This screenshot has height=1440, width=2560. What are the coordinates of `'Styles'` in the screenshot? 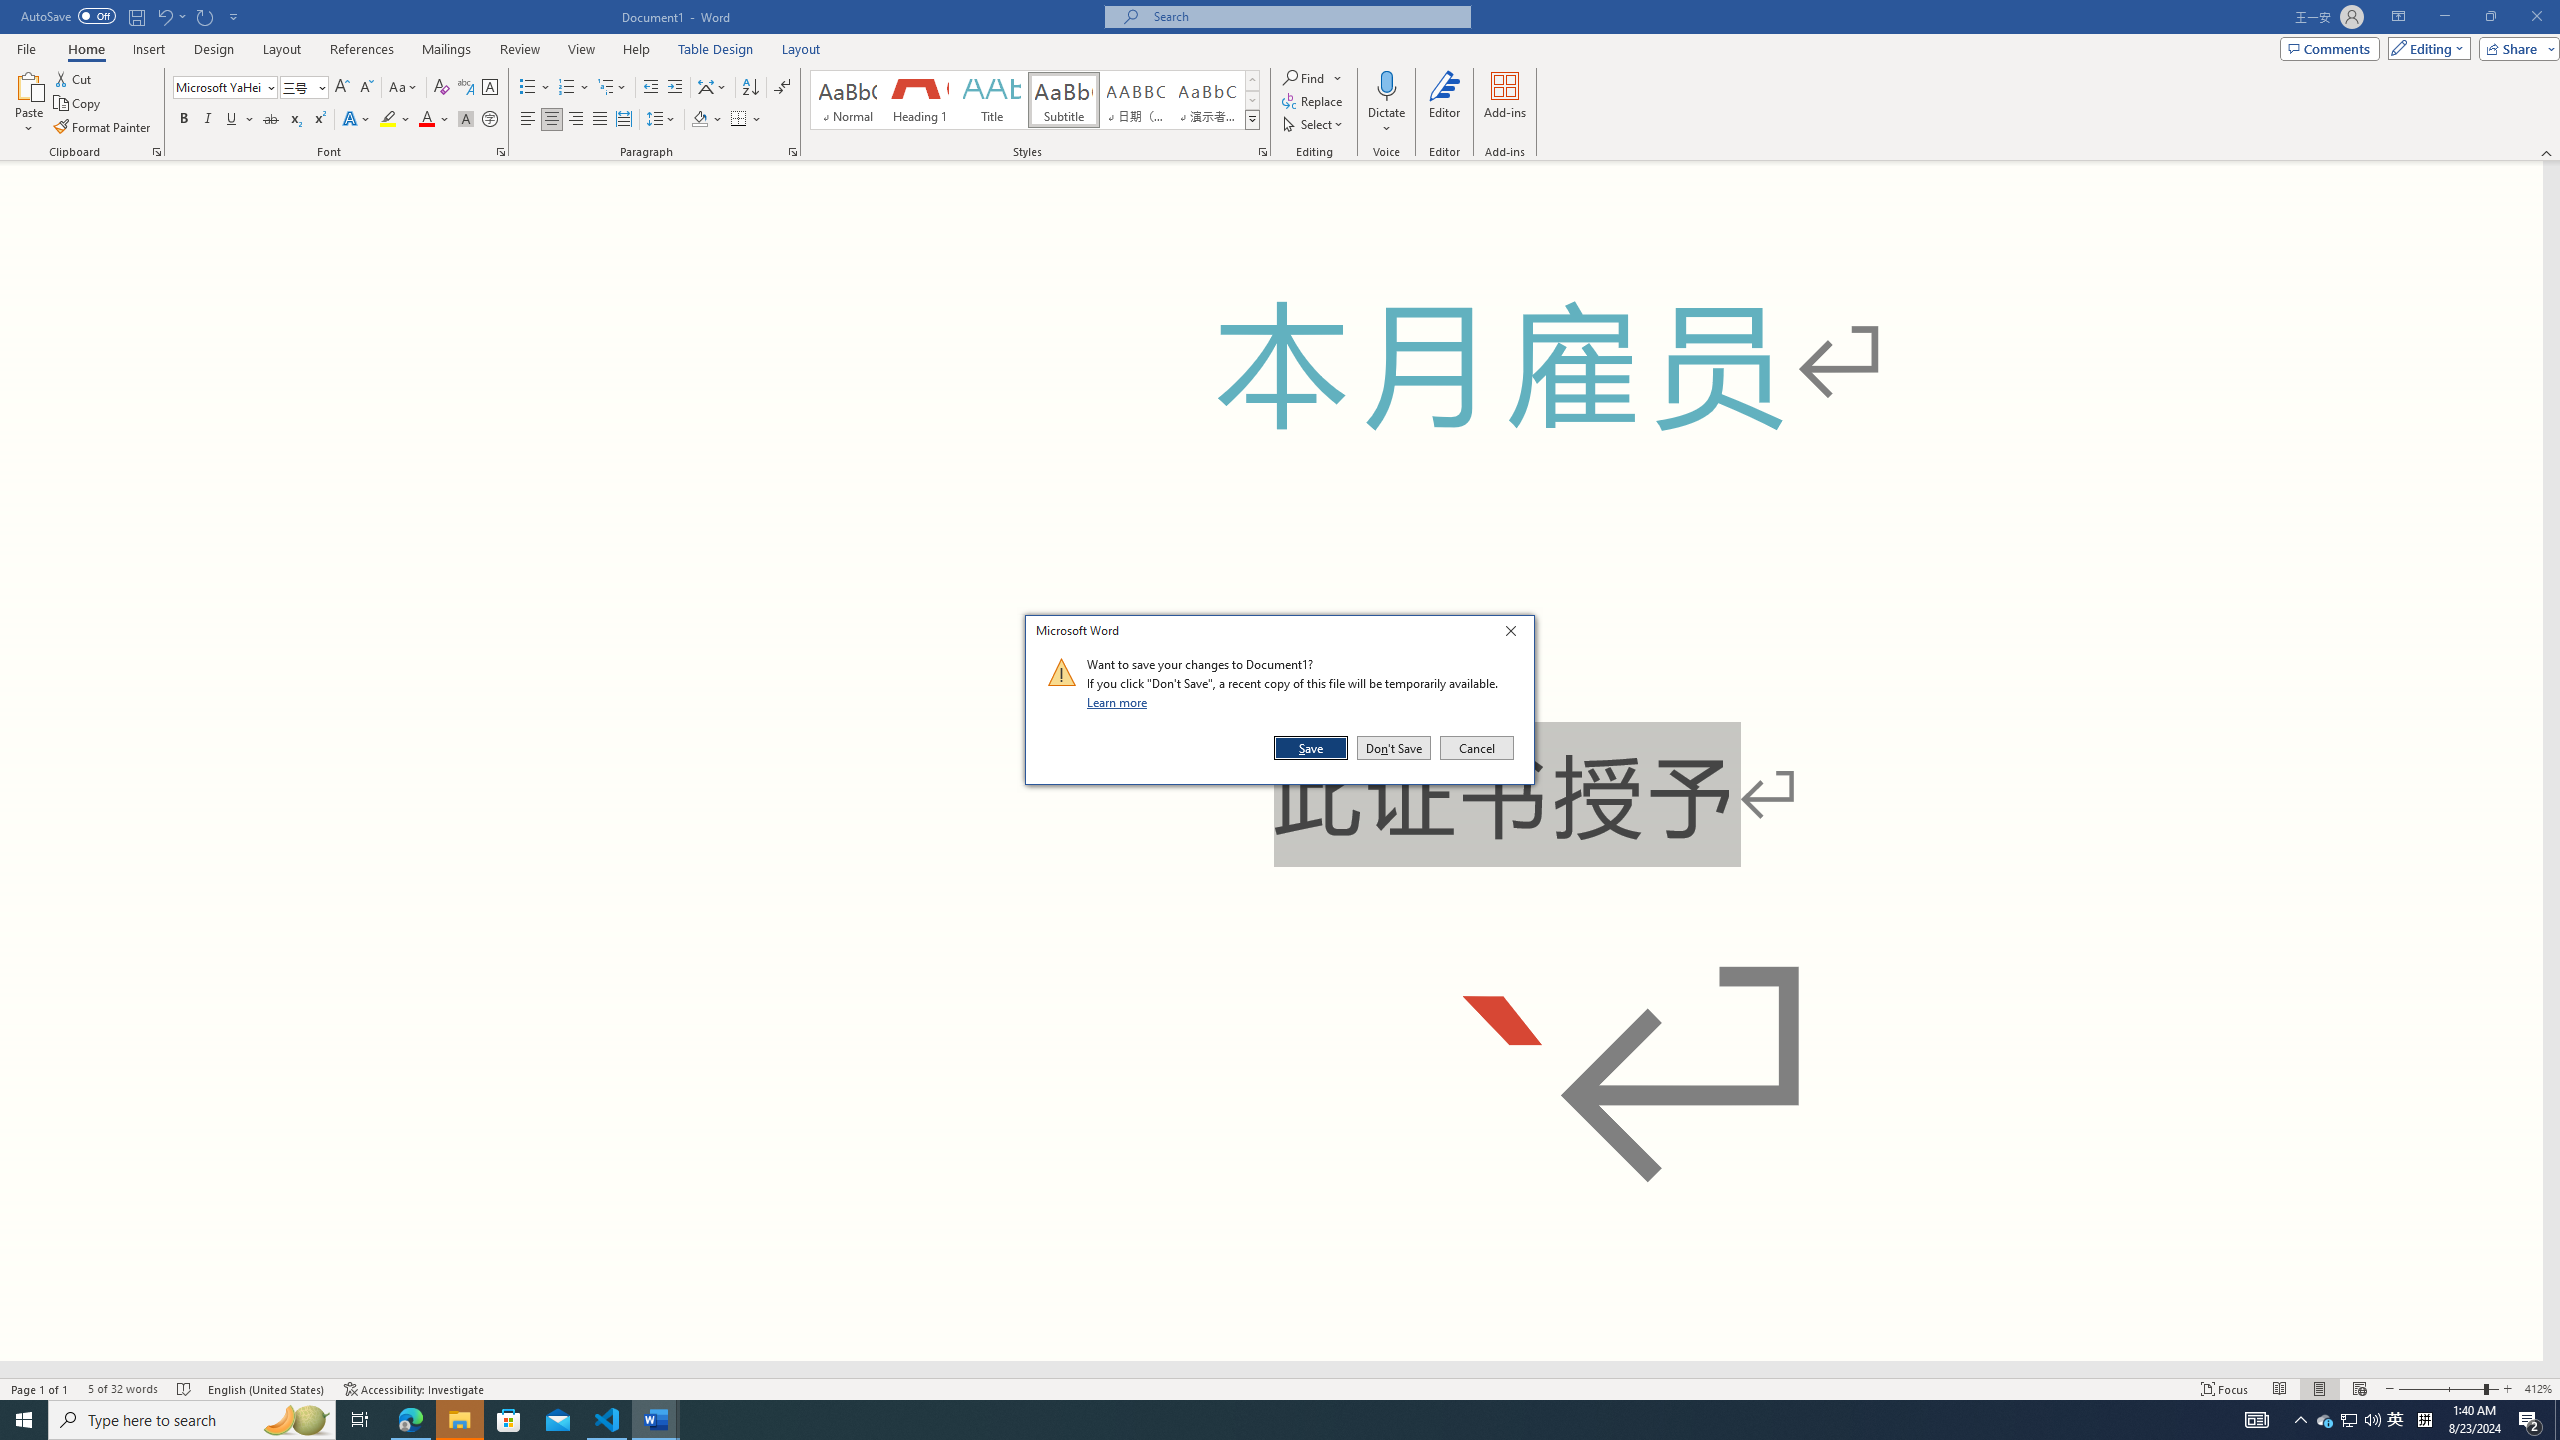 It's located at (1251, 118).